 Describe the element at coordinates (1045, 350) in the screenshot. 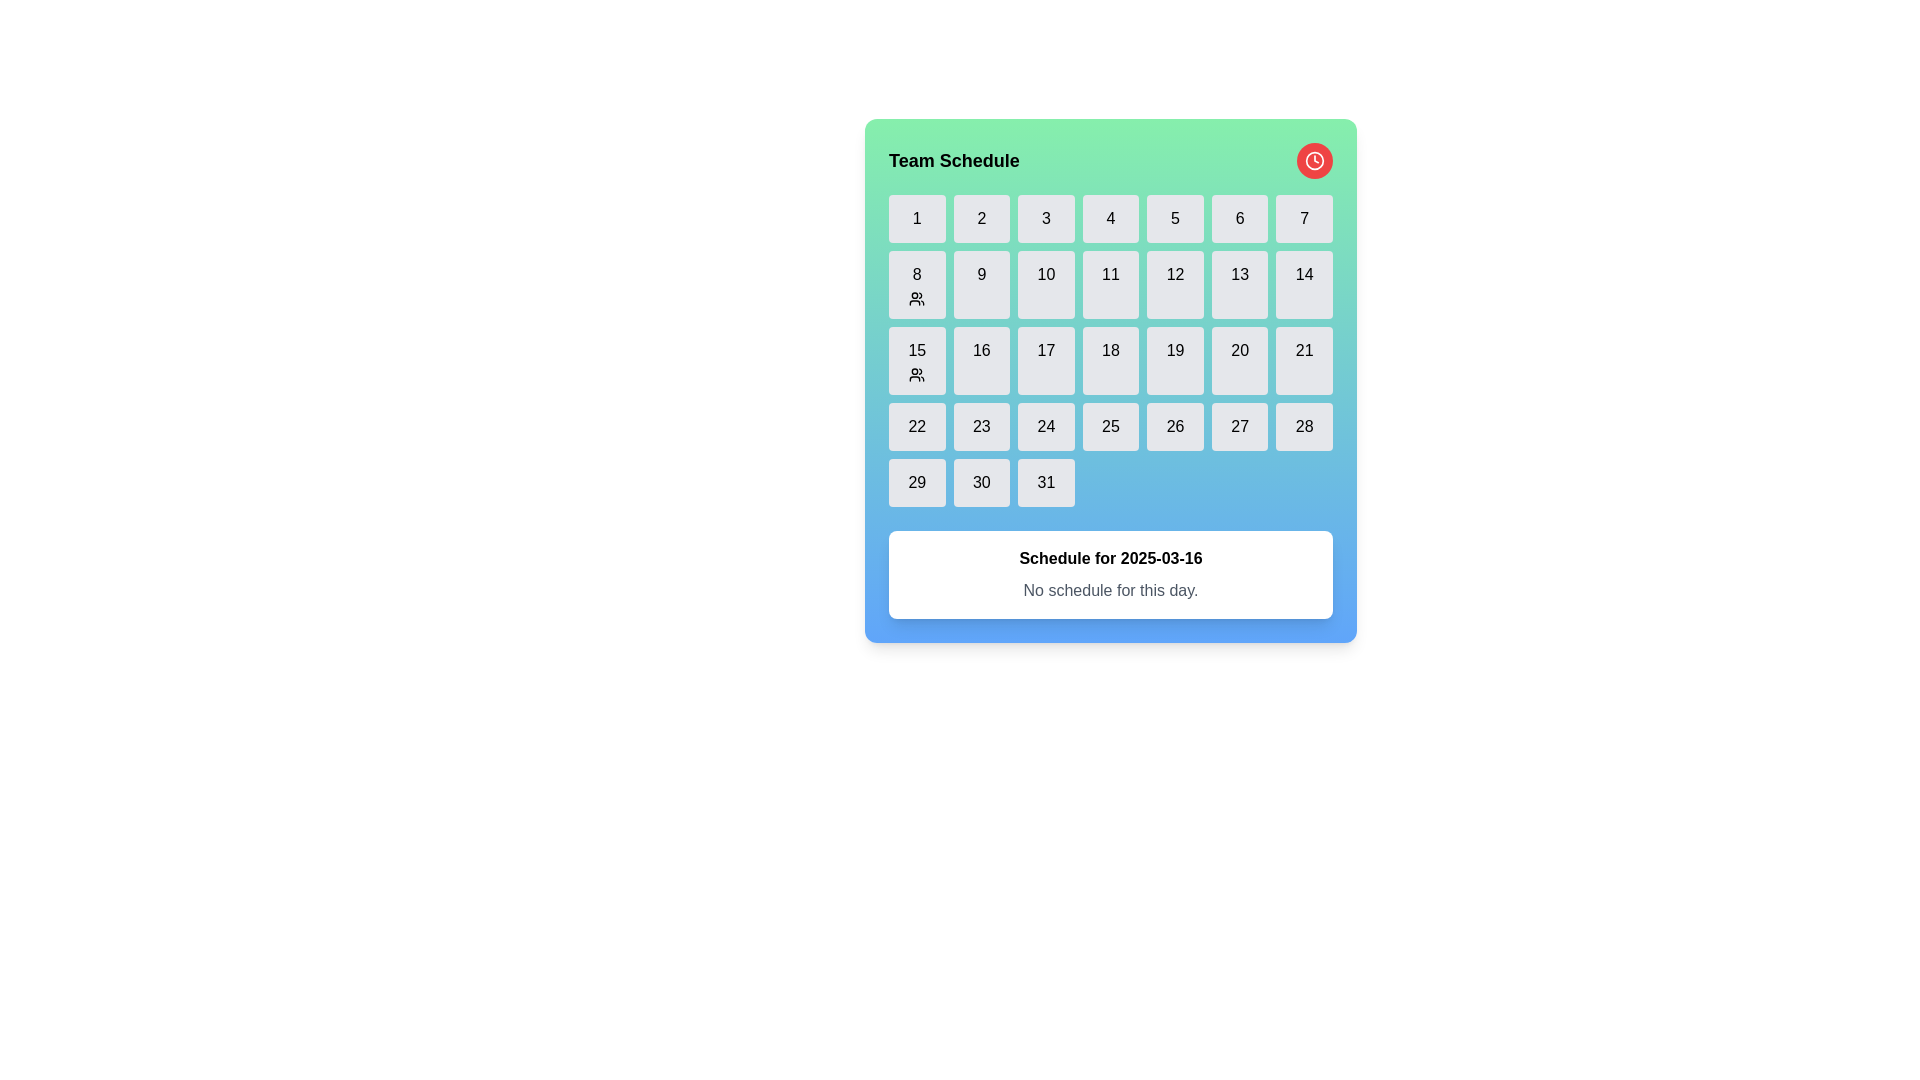

I see `the text label representing the 17th day in the calendar` at that location.